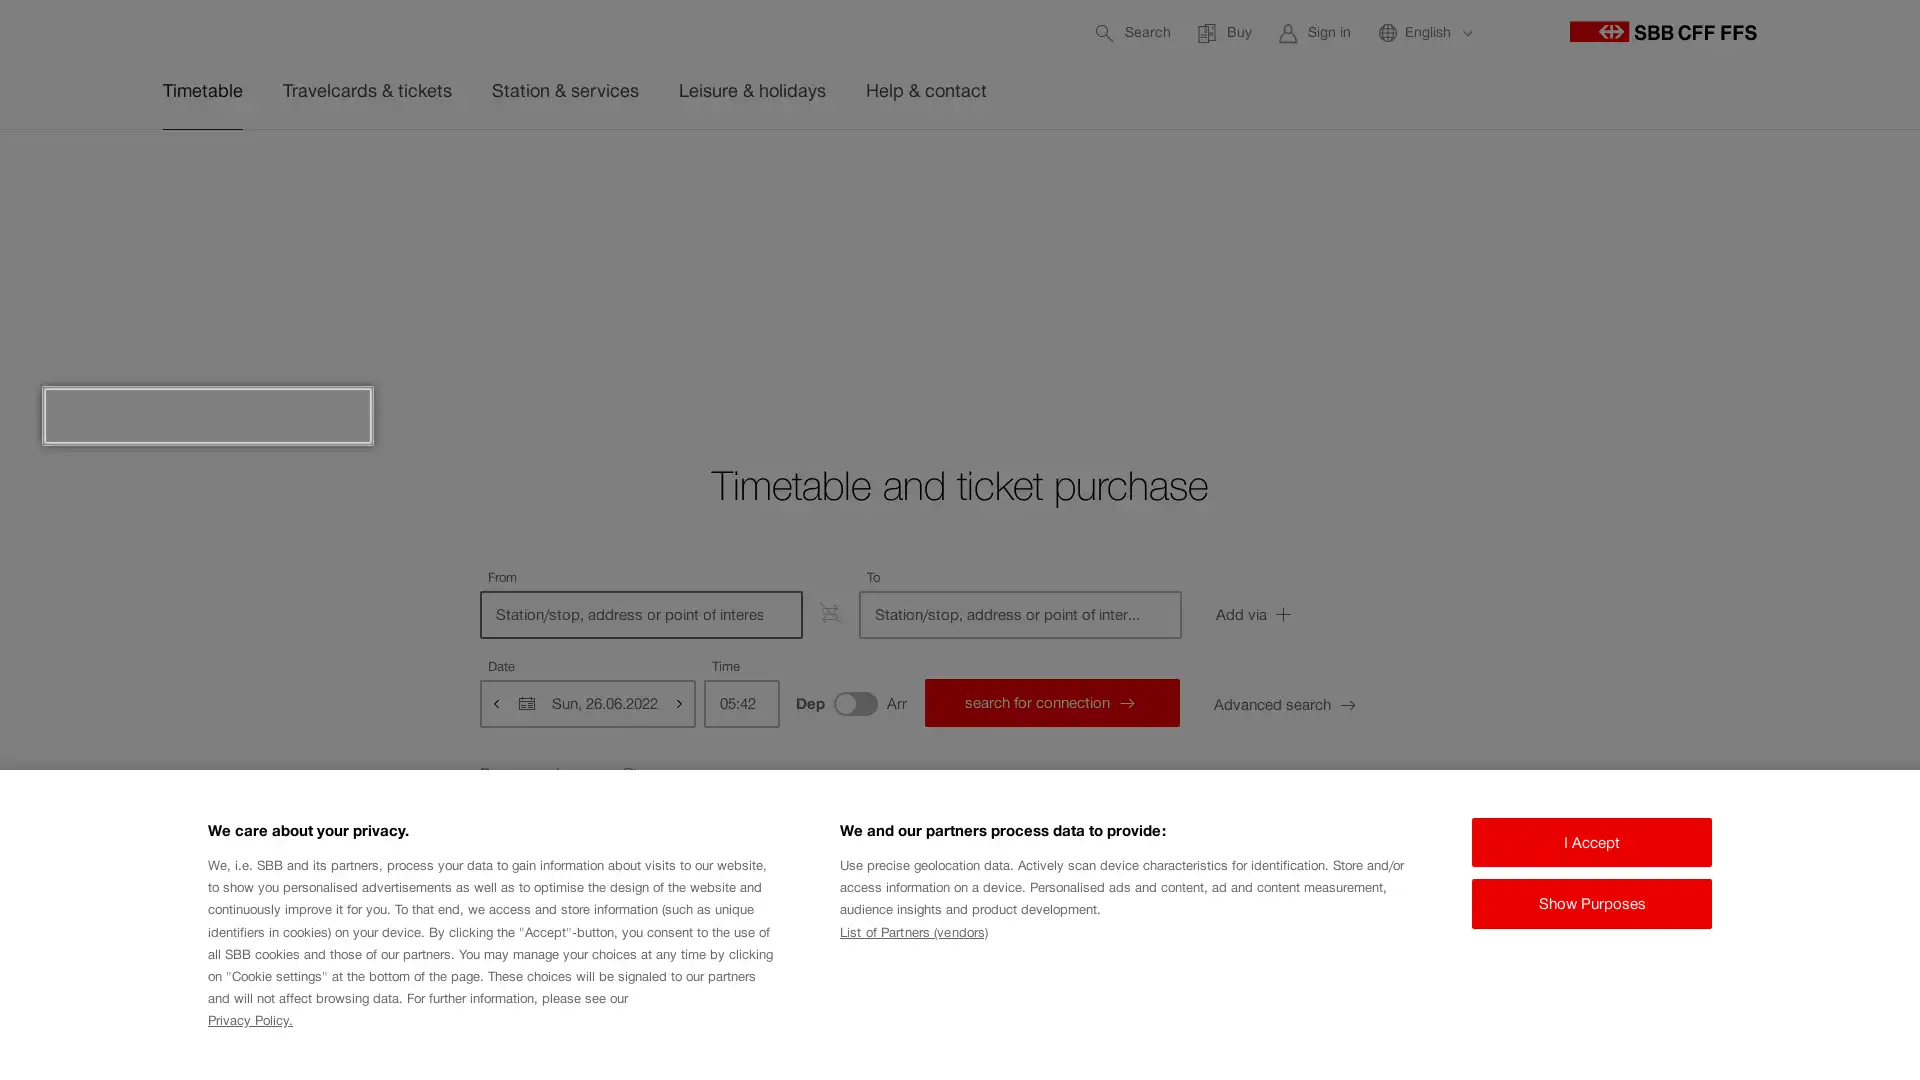 The width and height of the screenshot is (1920, 1080). Describe the element at coordinates (1780, 176) in the screenshot. I see `Close active menu item Travelcards & tickets.` at that location.